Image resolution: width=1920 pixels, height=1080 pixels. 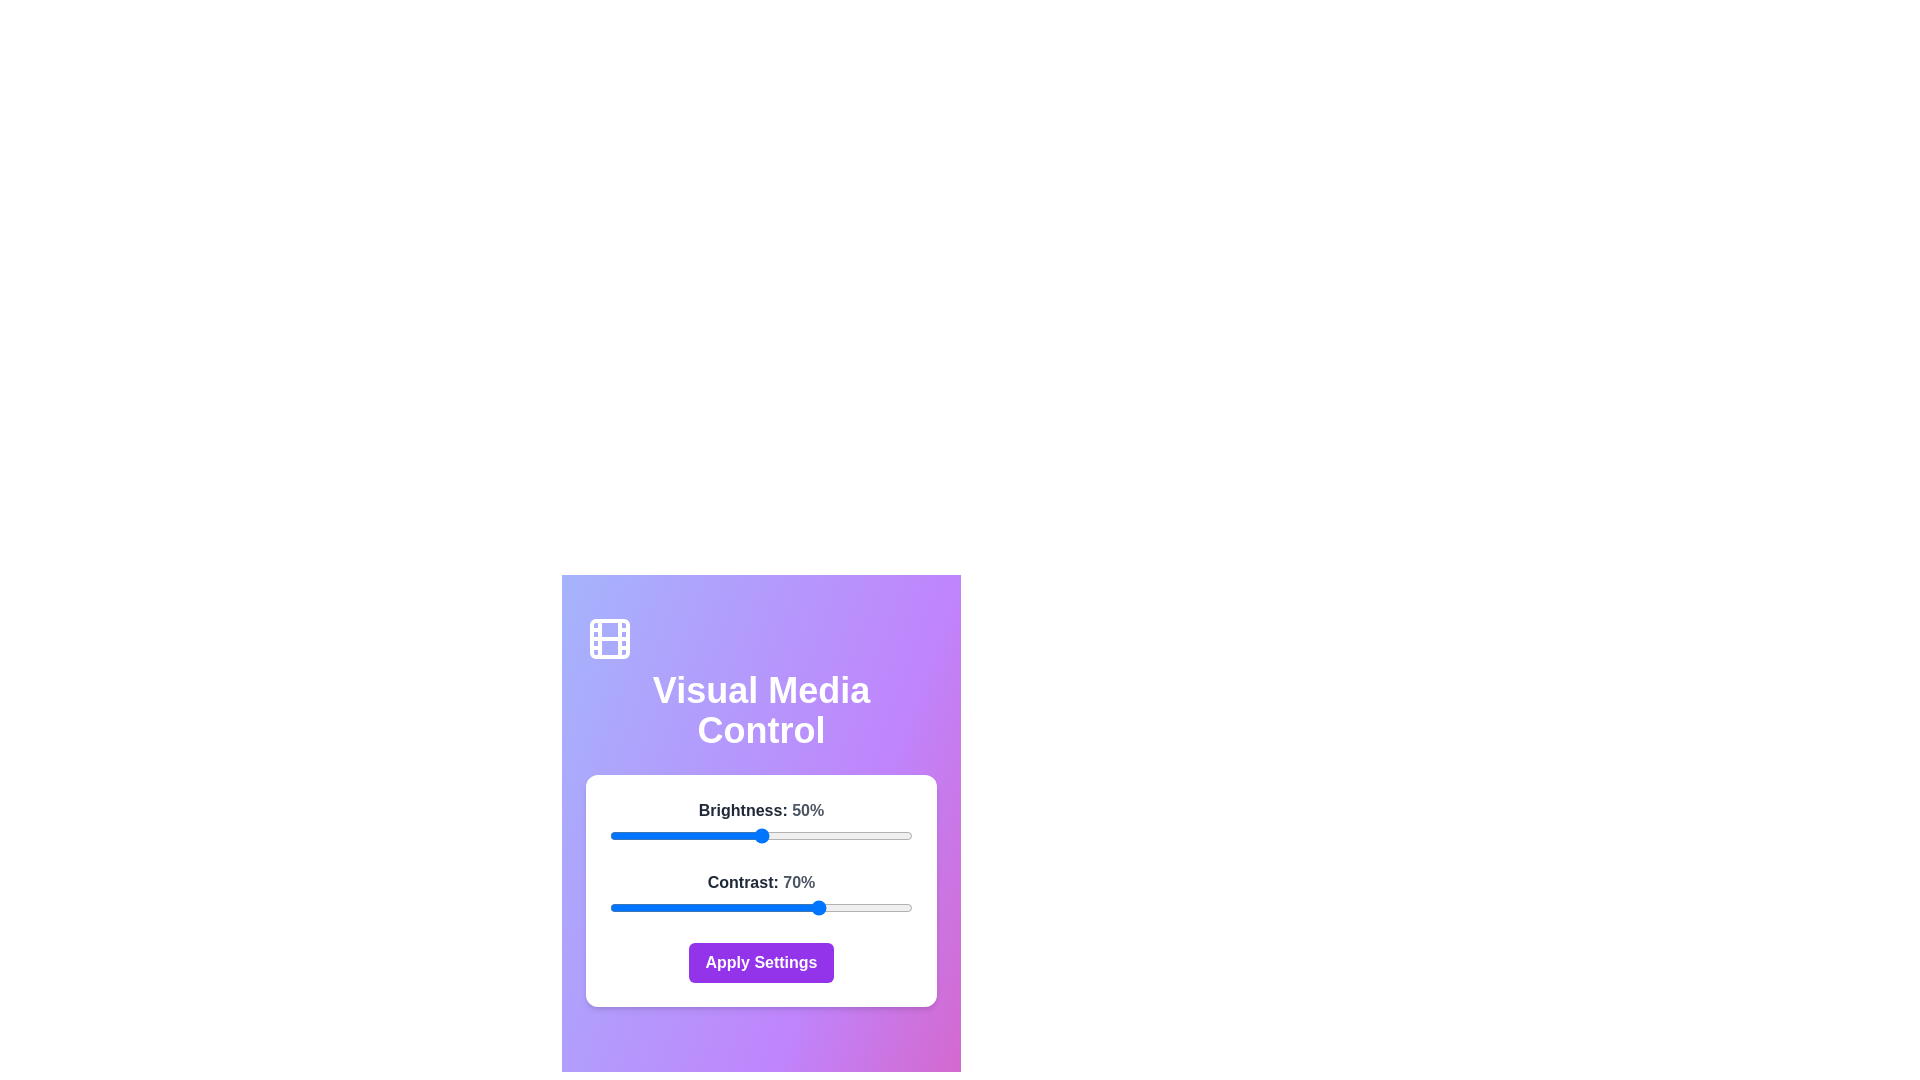 What do you see at coordinates (873, 836) in the screenshot?
I see `the brightness slider to 87%` at bounding box center [873, 836].